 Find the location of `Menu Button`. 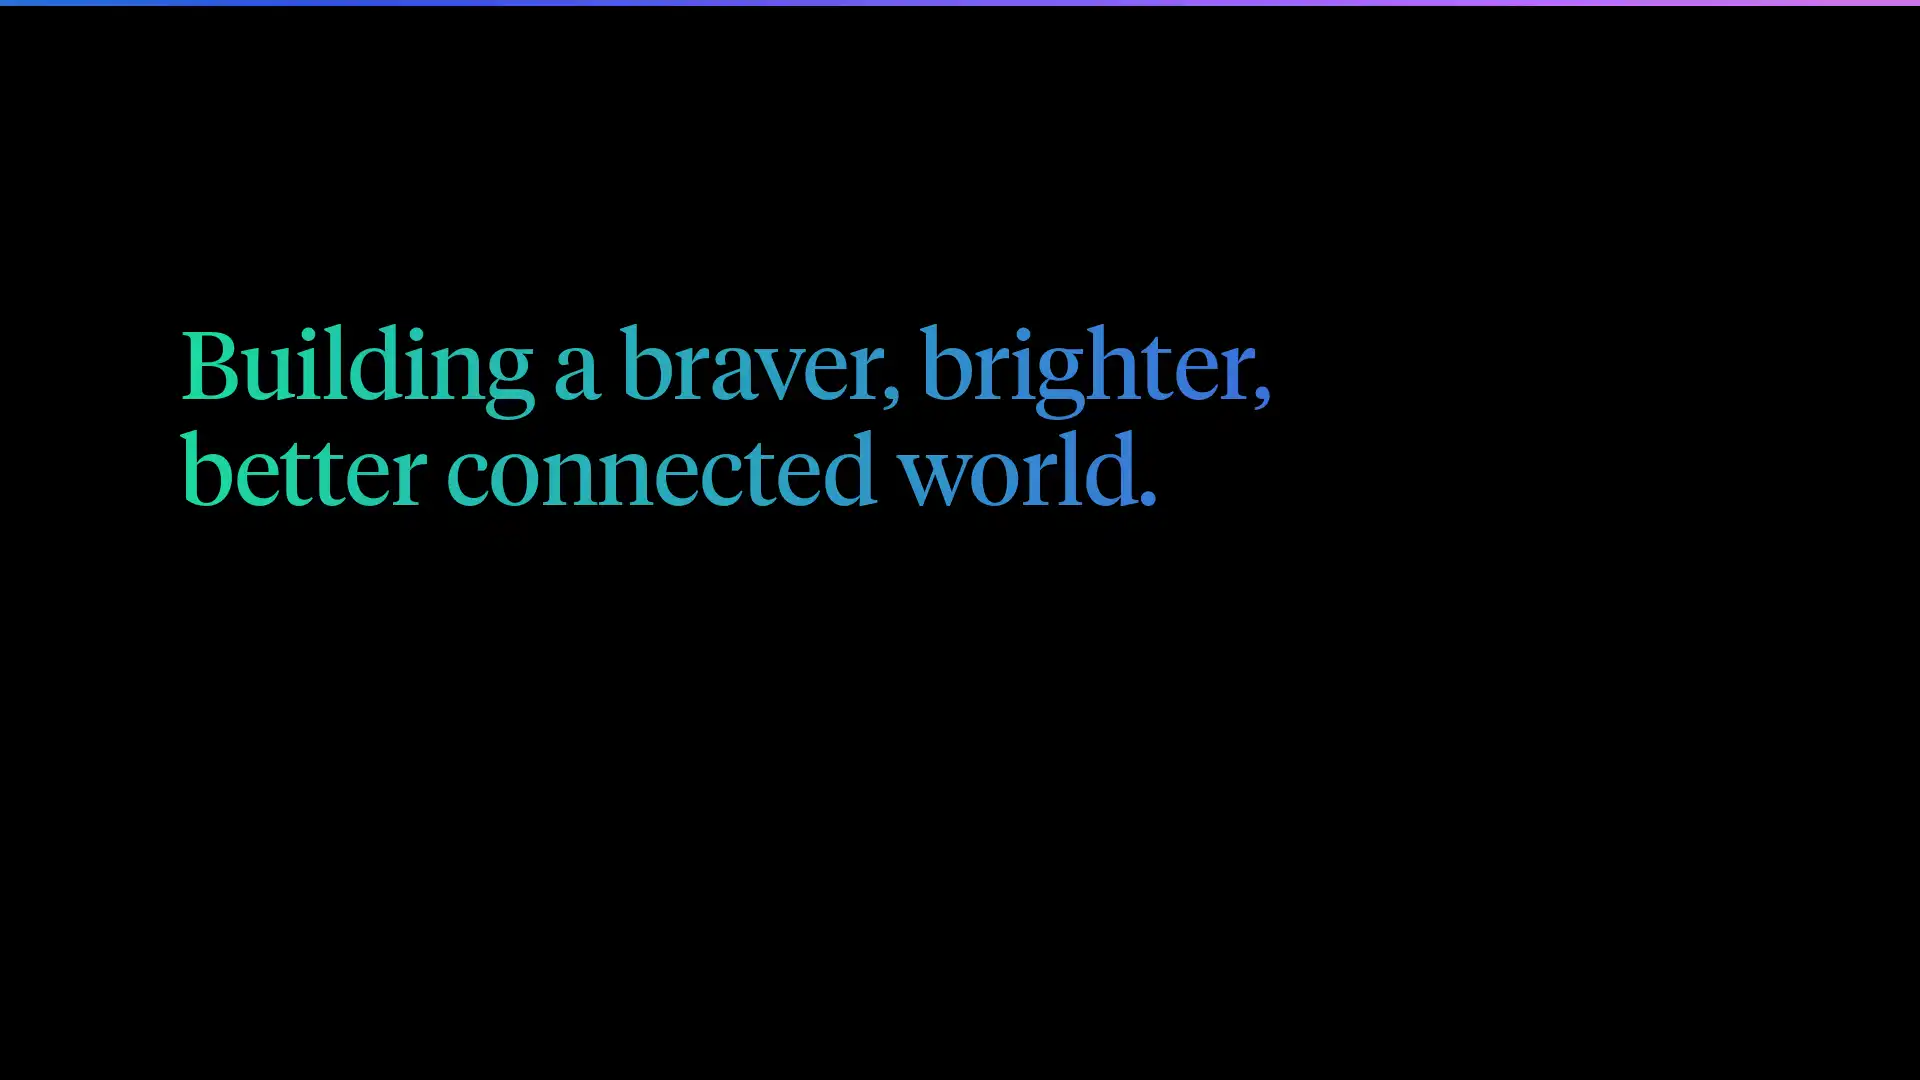

Menu Button is located at coordinates (1717, 52).